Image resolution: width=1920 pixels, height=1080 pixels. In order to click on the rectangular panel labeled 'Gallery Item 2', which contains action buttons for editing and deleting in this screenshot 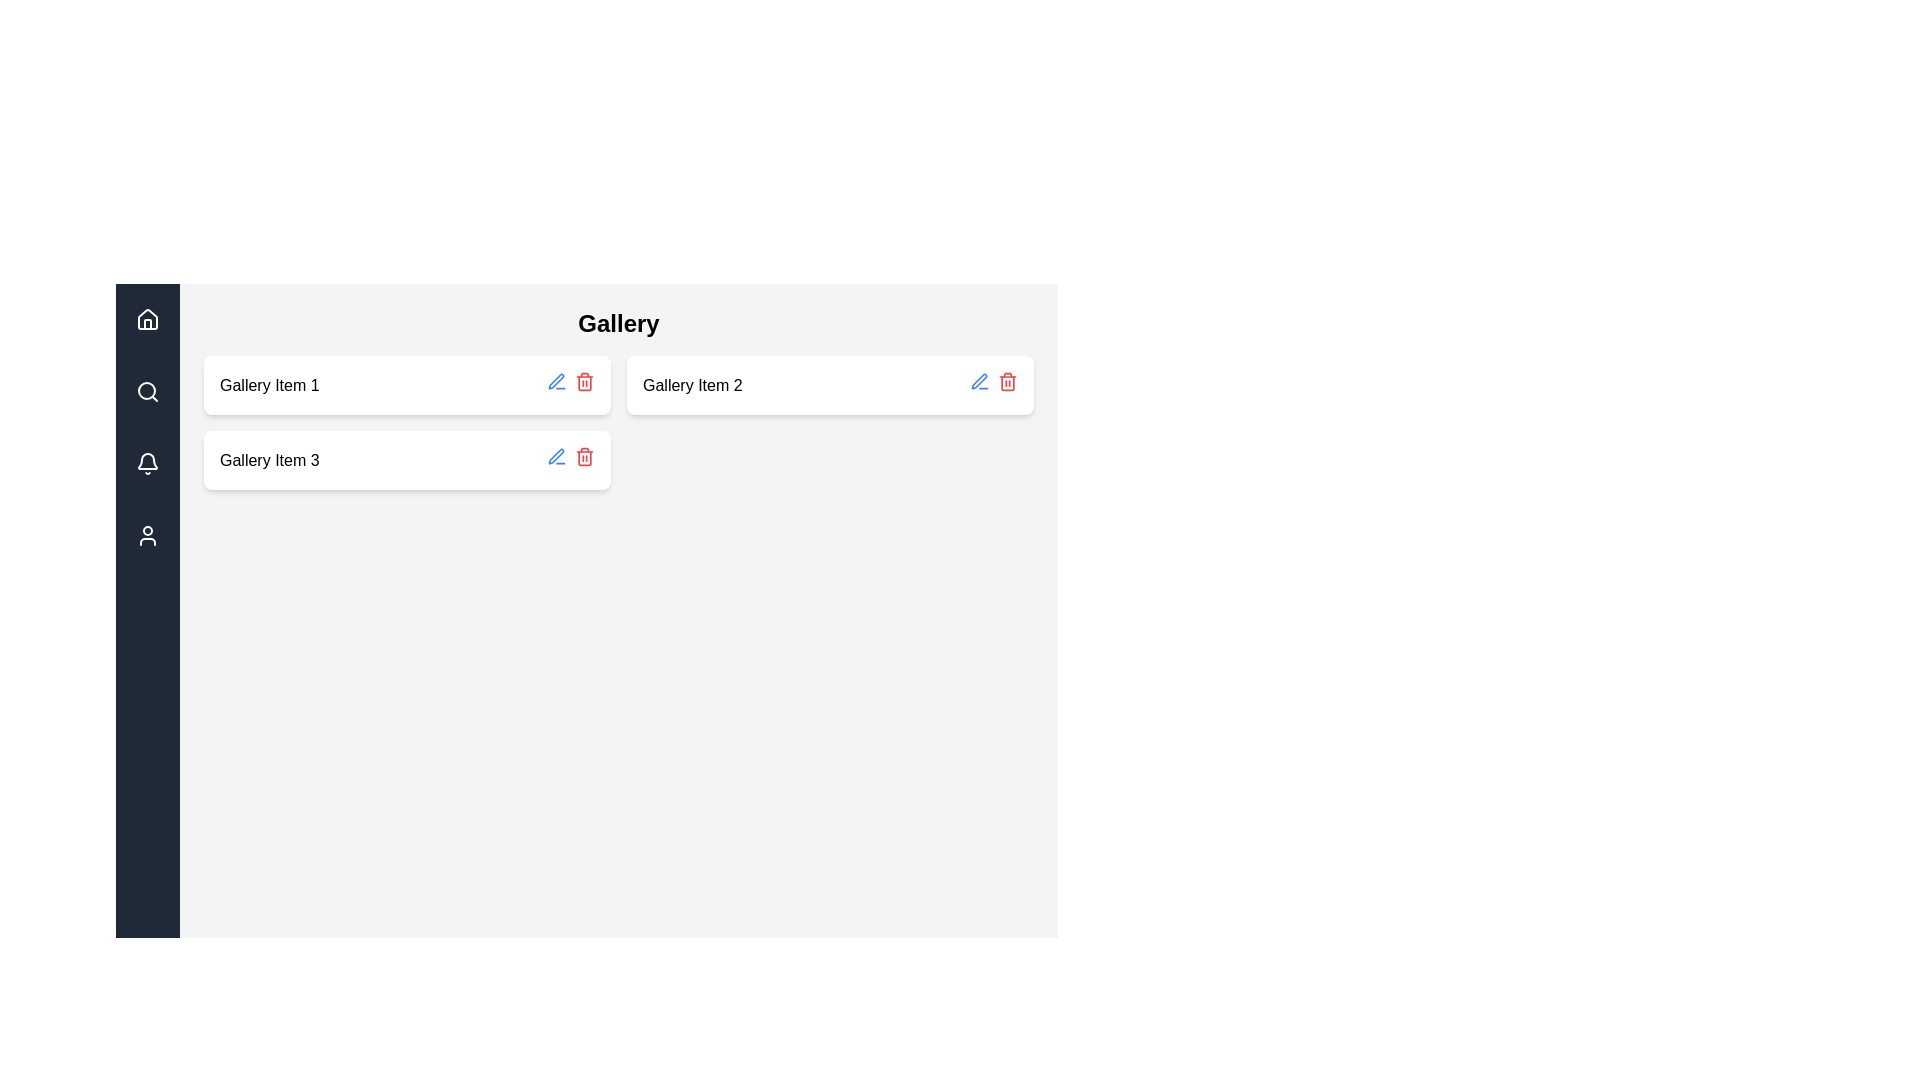, I will do `click(830, 385)`.